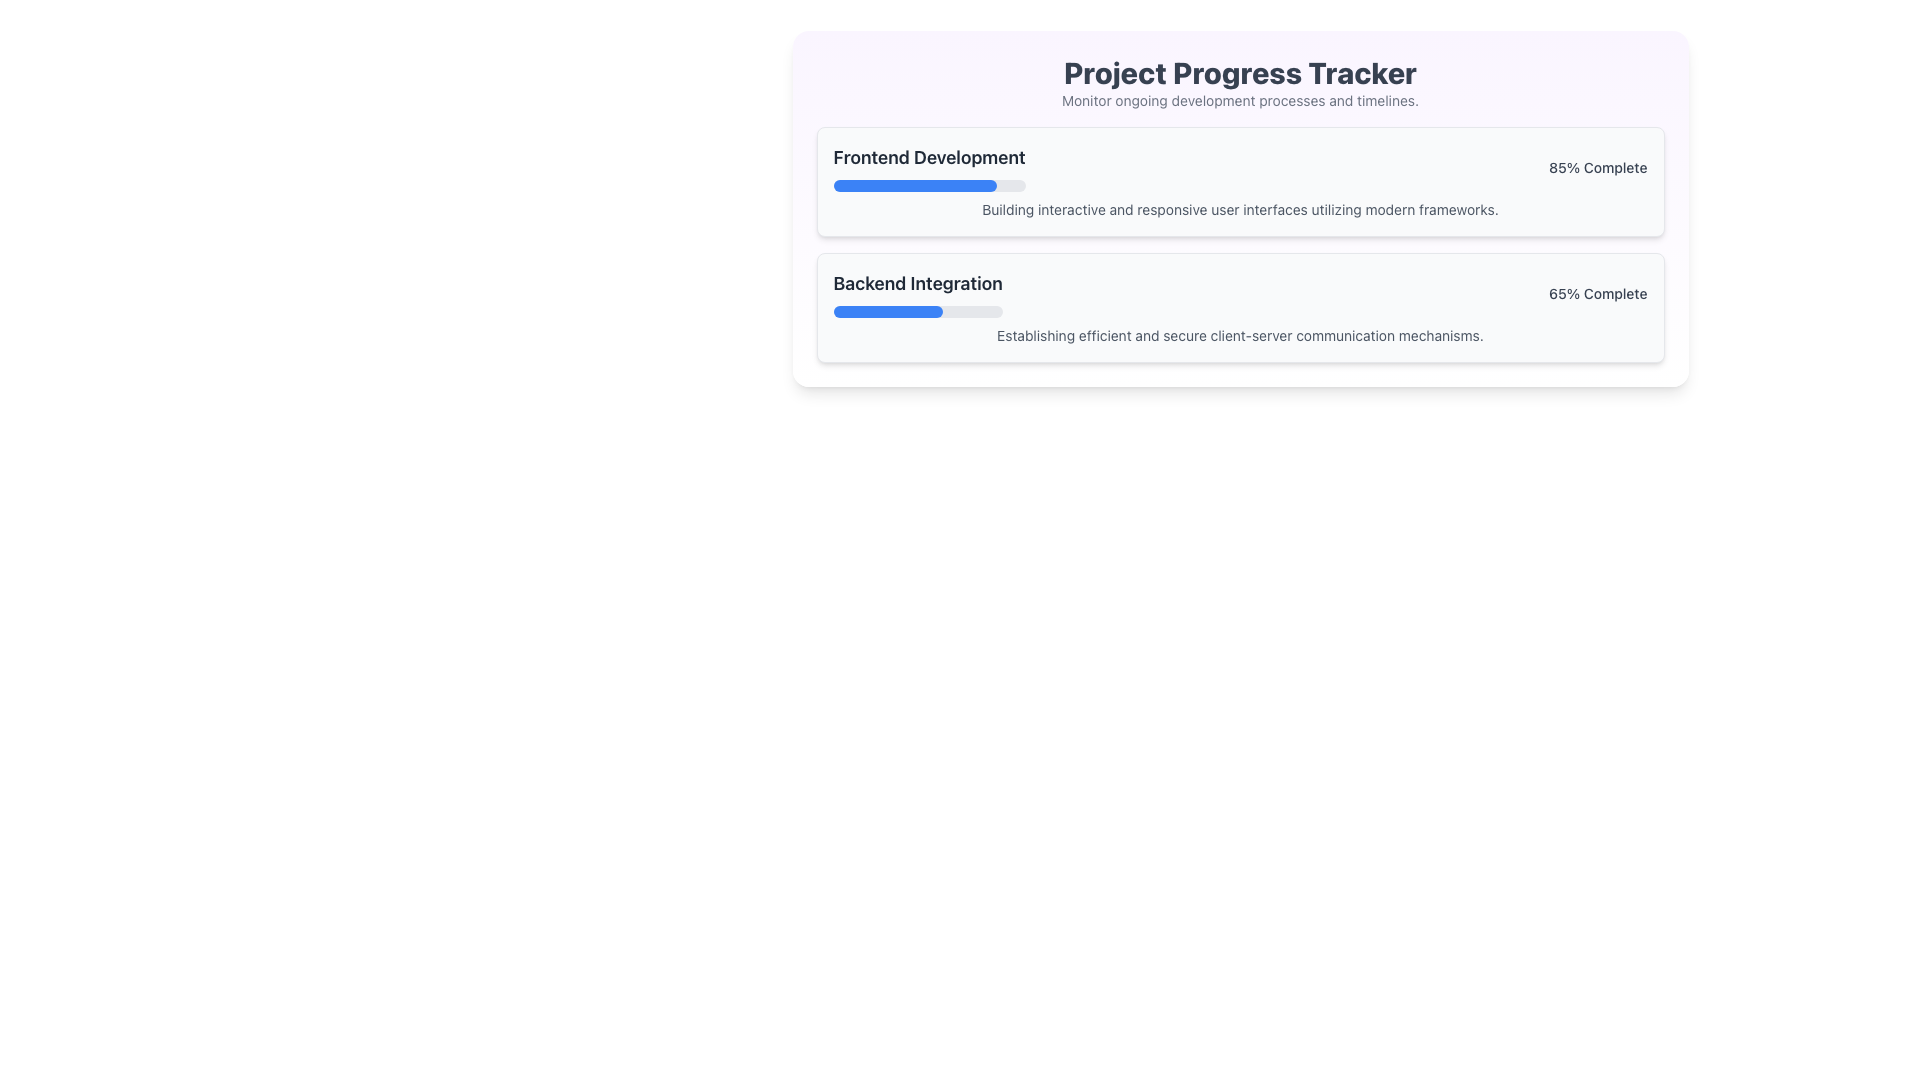 The width and height of the screenshot is (1920, 1080). I want to click on the small gray text label reading 'Monitor ongoing development processes and timelines' located below the header 'Project Progress Tracker', so click(1239, 100).